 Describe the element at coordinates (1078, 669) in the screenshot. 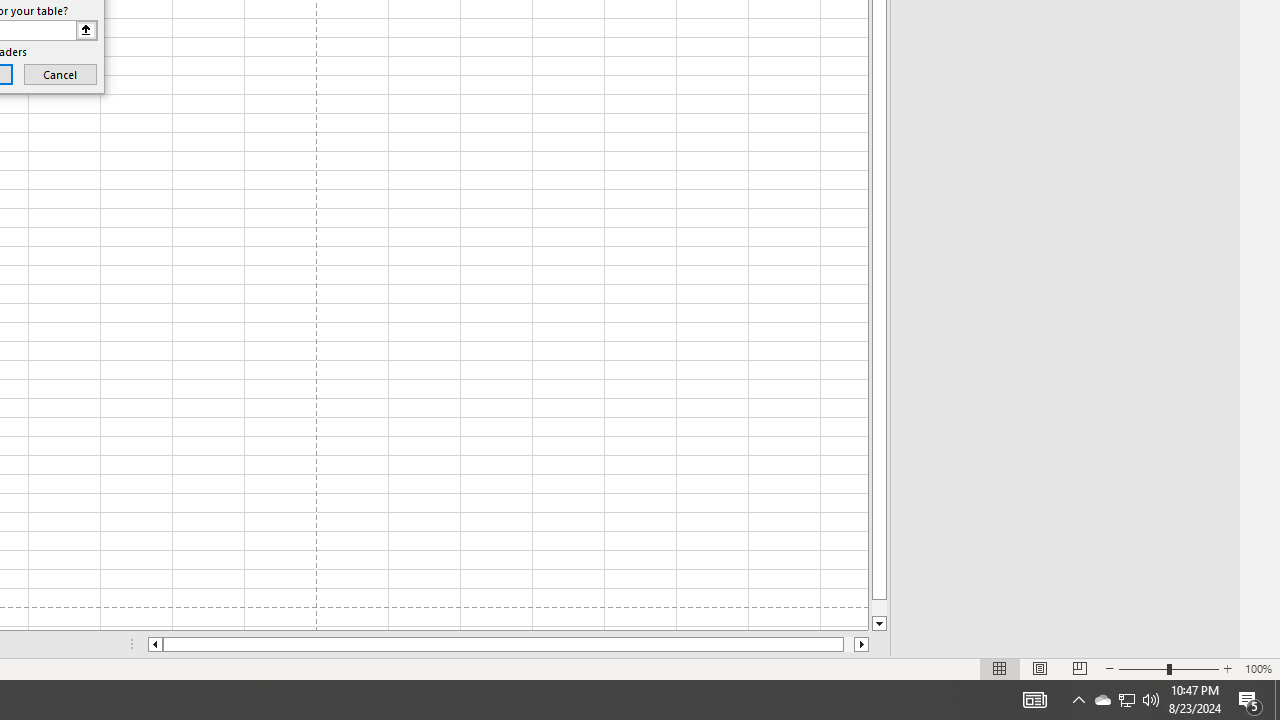

I see `'Page Break Preview'` at that location.